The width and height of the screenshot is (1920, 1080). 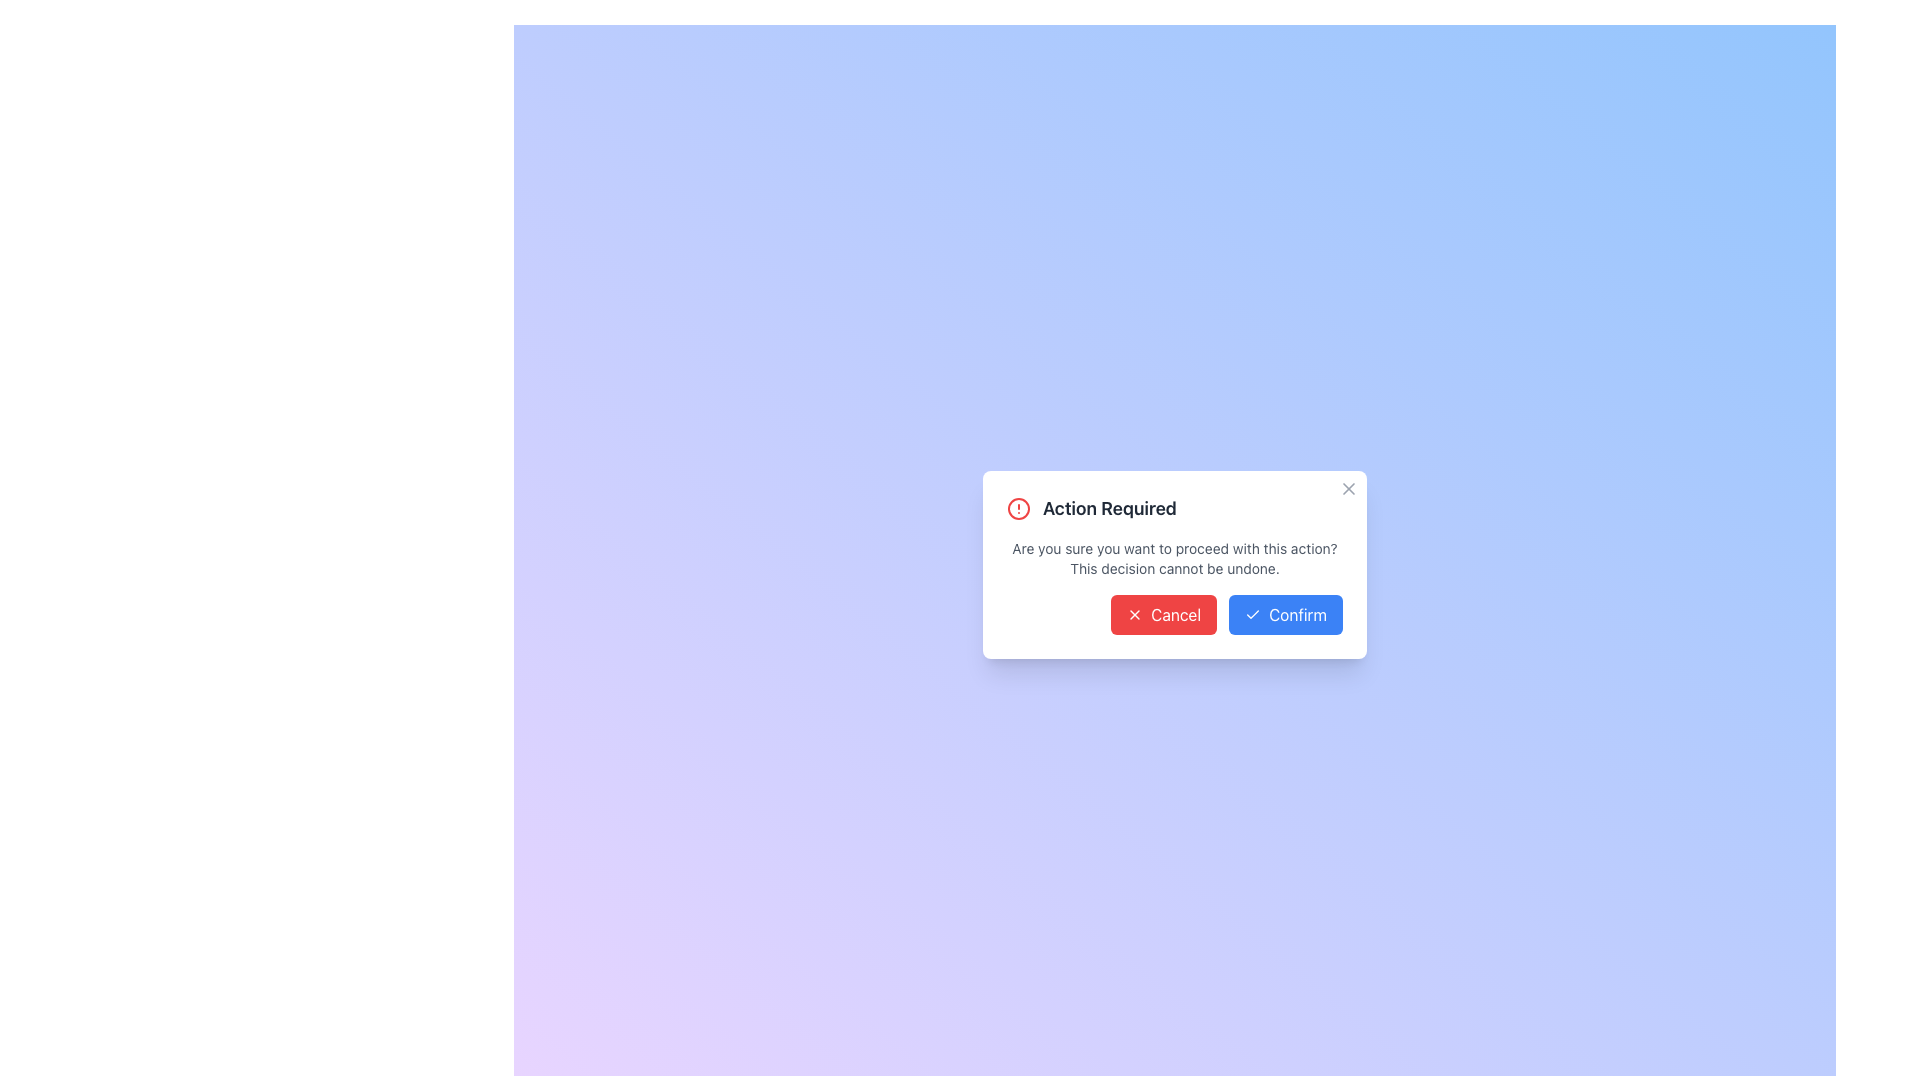 What do you see at coordinates (1251, 613) in the screenshot?
I see `the Checkmark Icon located within the blue 'Confirm' button, which is positioned below the 'Action Required' dialog box` at bounding box center [1251, 613].